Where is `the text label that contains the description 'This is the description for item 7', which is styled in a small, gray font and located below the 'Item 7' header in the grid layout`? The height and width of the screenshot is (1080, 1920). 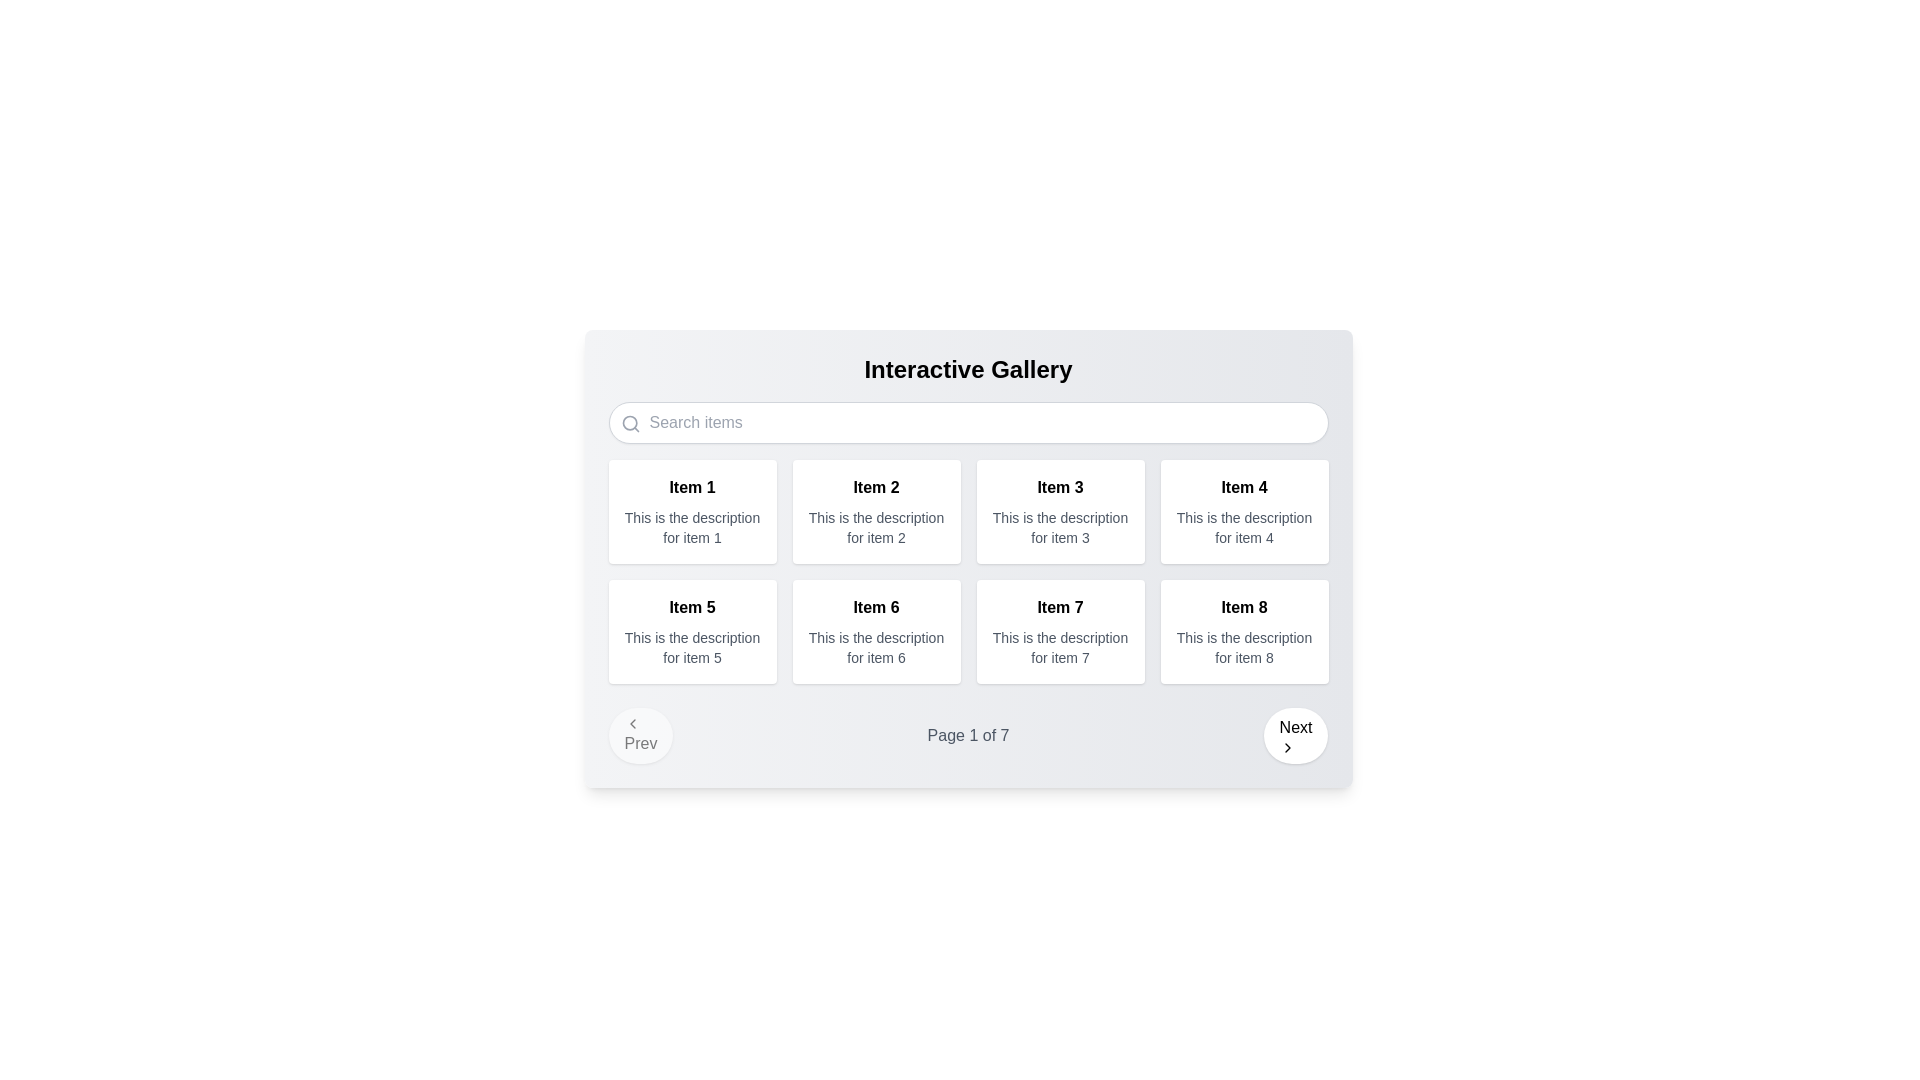
the text label that contains the description 'This is the description for item 7', which is styled in a small, gray font and located below the 'Item 7' header in the grid layout is located at coordinates (1059, 648).